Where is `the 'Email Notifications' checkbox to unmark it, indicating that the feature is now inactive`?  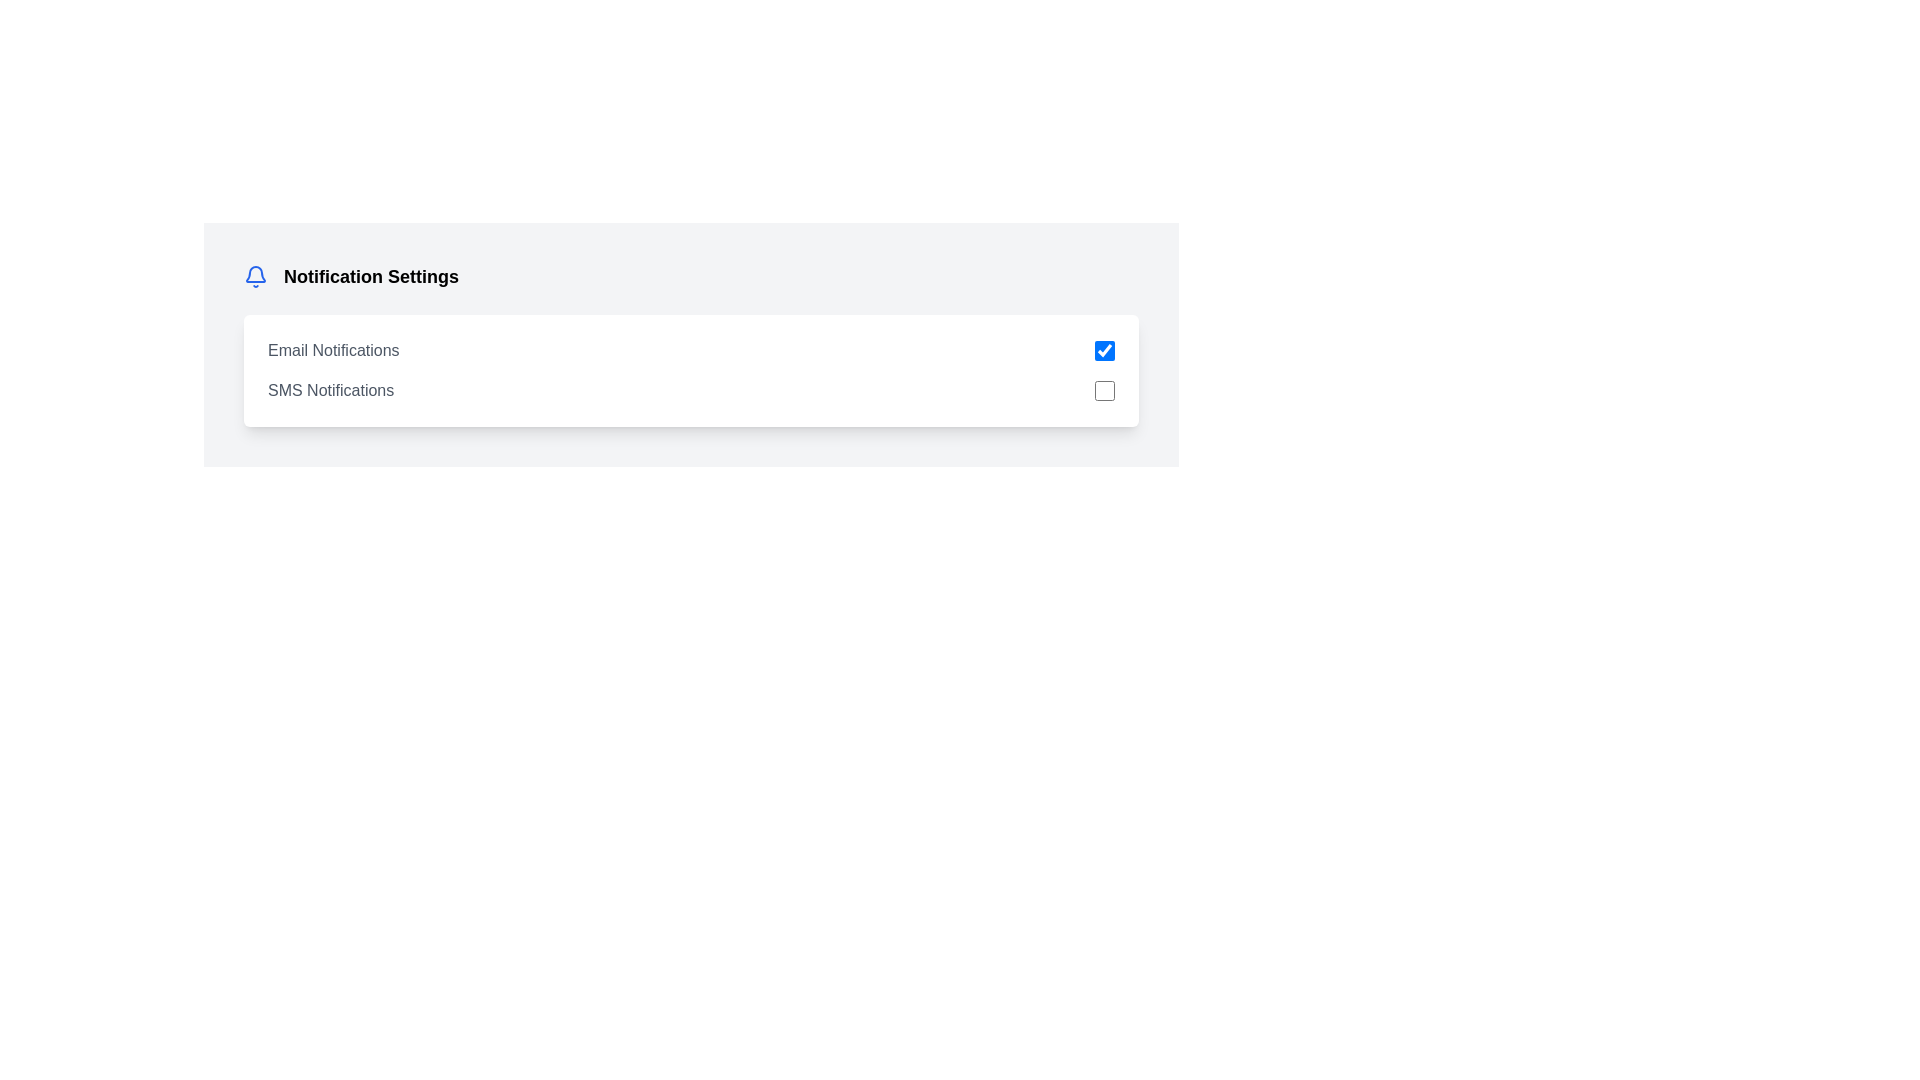 the 'Email Notifications' checkbox to unmark it, indicating that the feature is now inactive is located at coordinates (1103, 350).